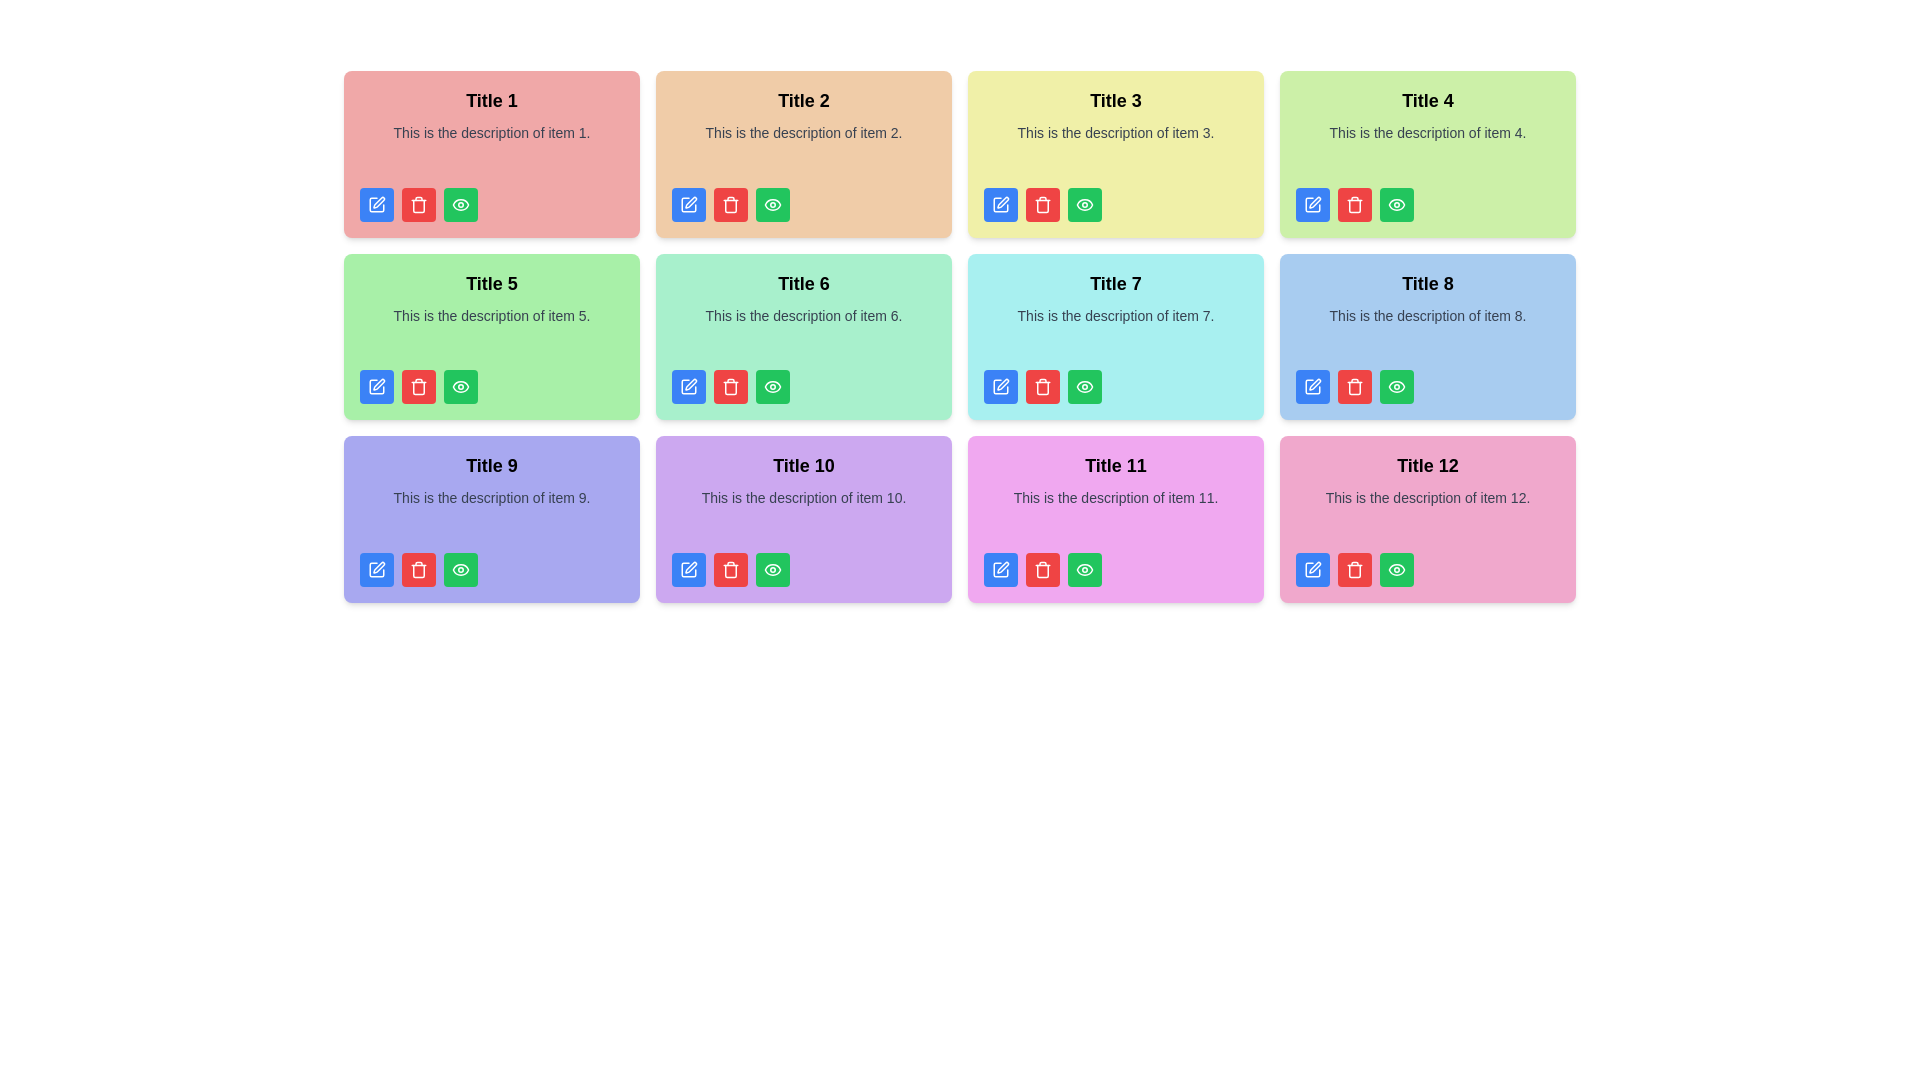 The image size is (1920, 1080). Describe the element at coordinates (1041, 204) in the screenshot. I see `the second button in the row under 'Title 3' card` at that location.